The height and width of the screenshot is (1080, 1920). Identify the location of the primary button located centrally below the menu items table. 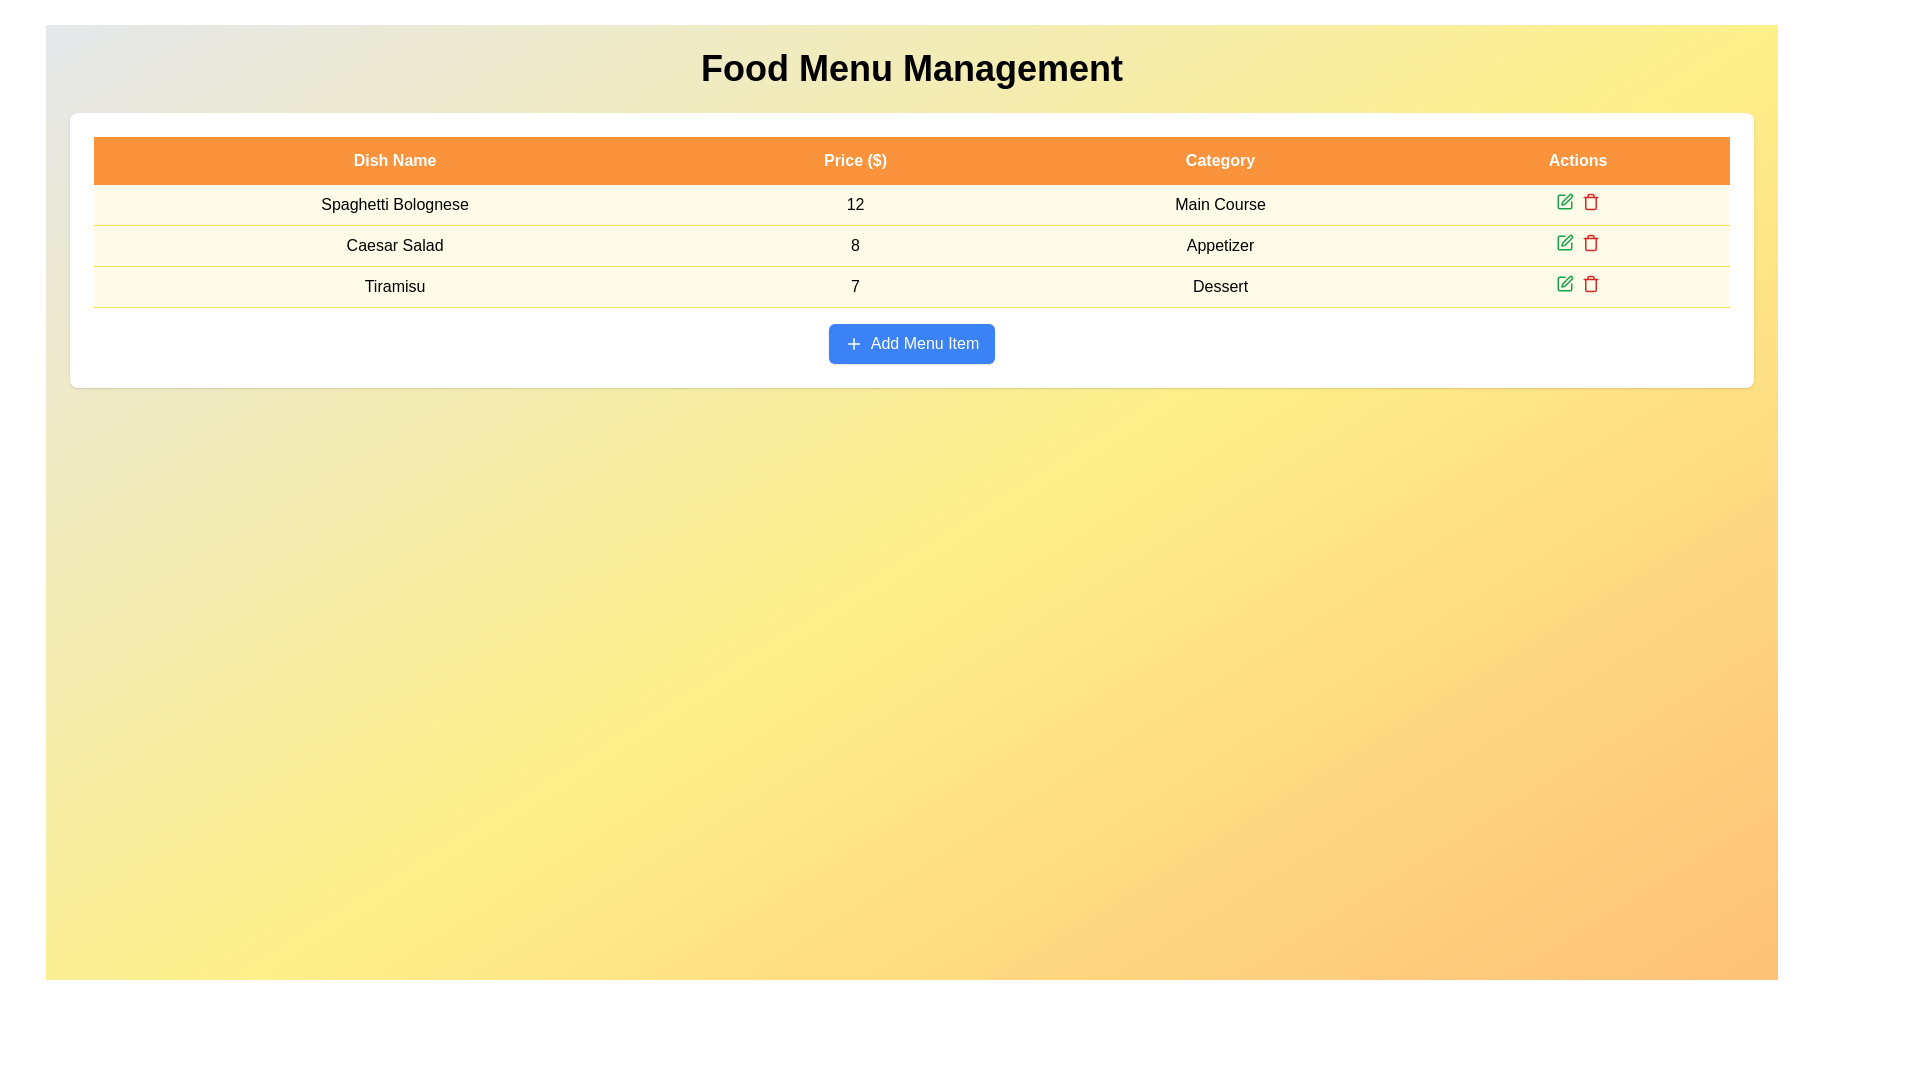
(911, 342).